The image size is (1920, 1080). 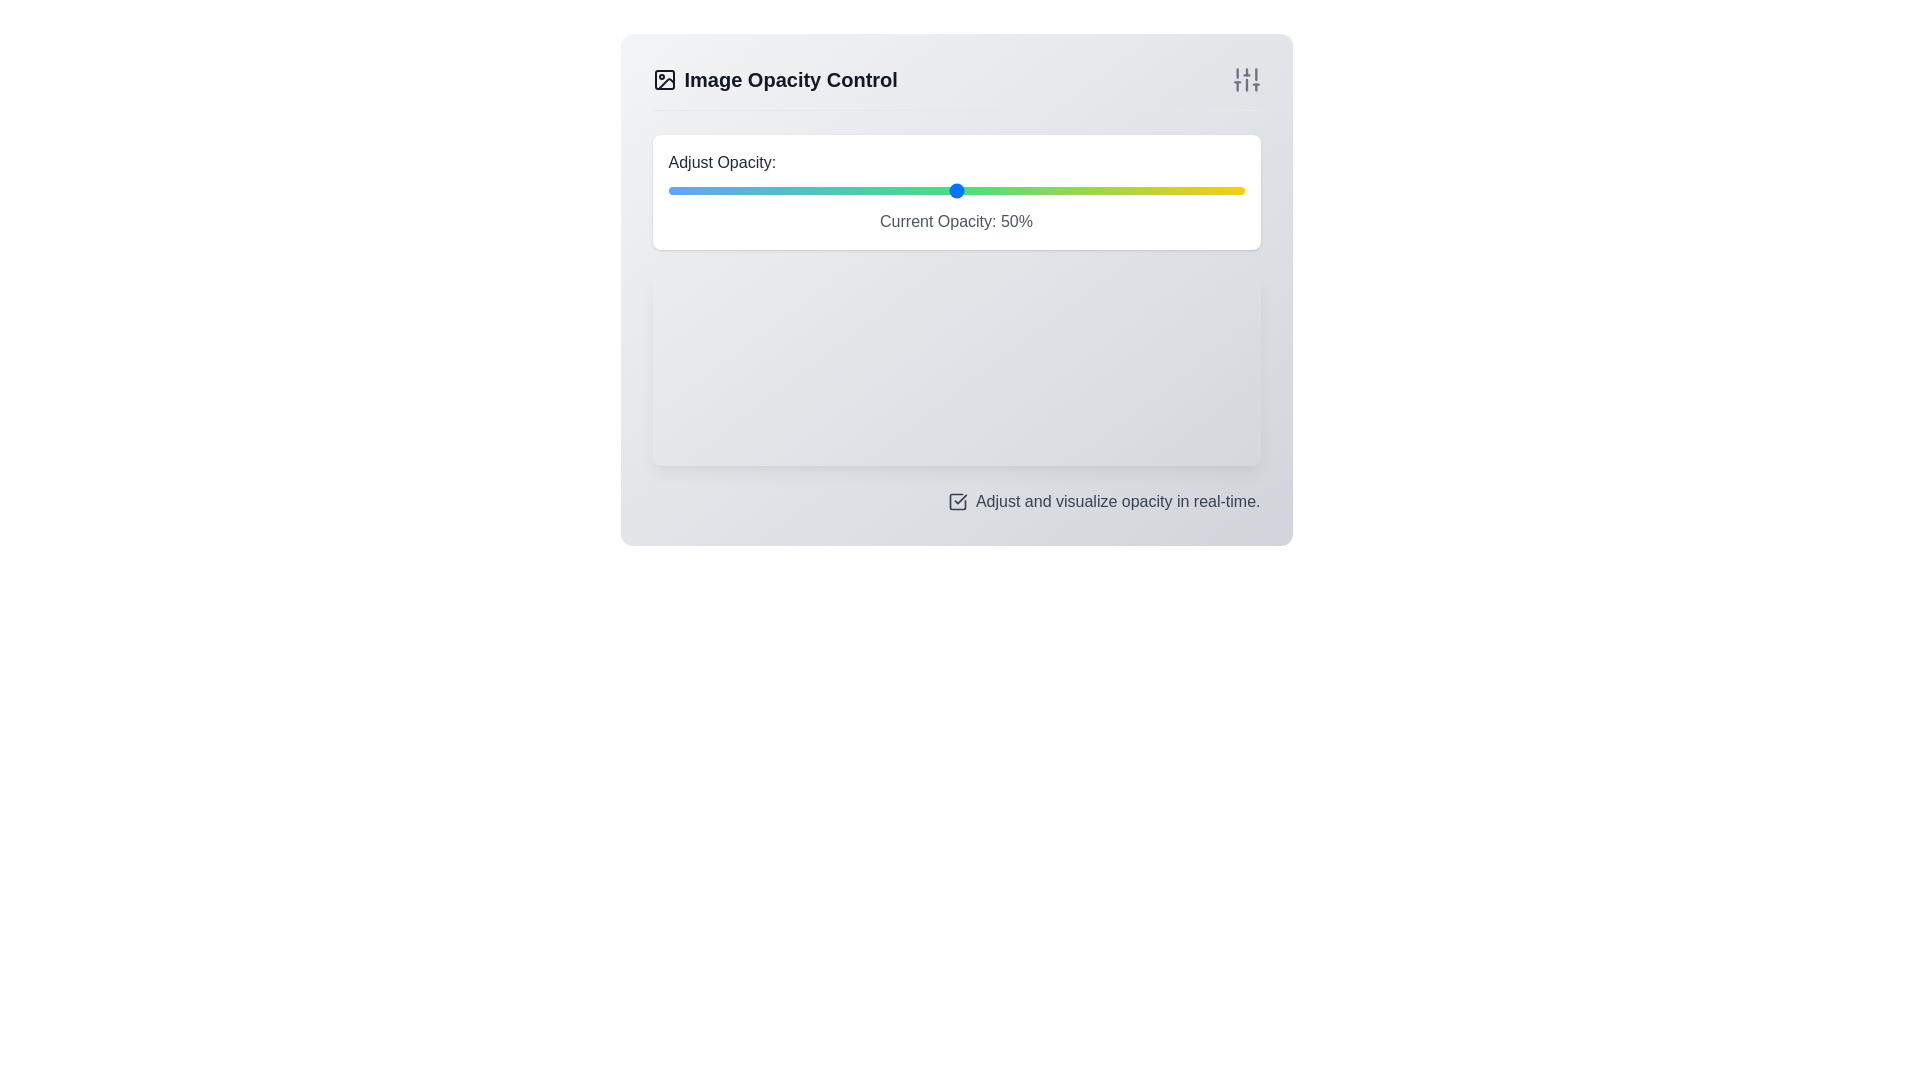 I want to click on the opacity, so click(x=742, y=191).